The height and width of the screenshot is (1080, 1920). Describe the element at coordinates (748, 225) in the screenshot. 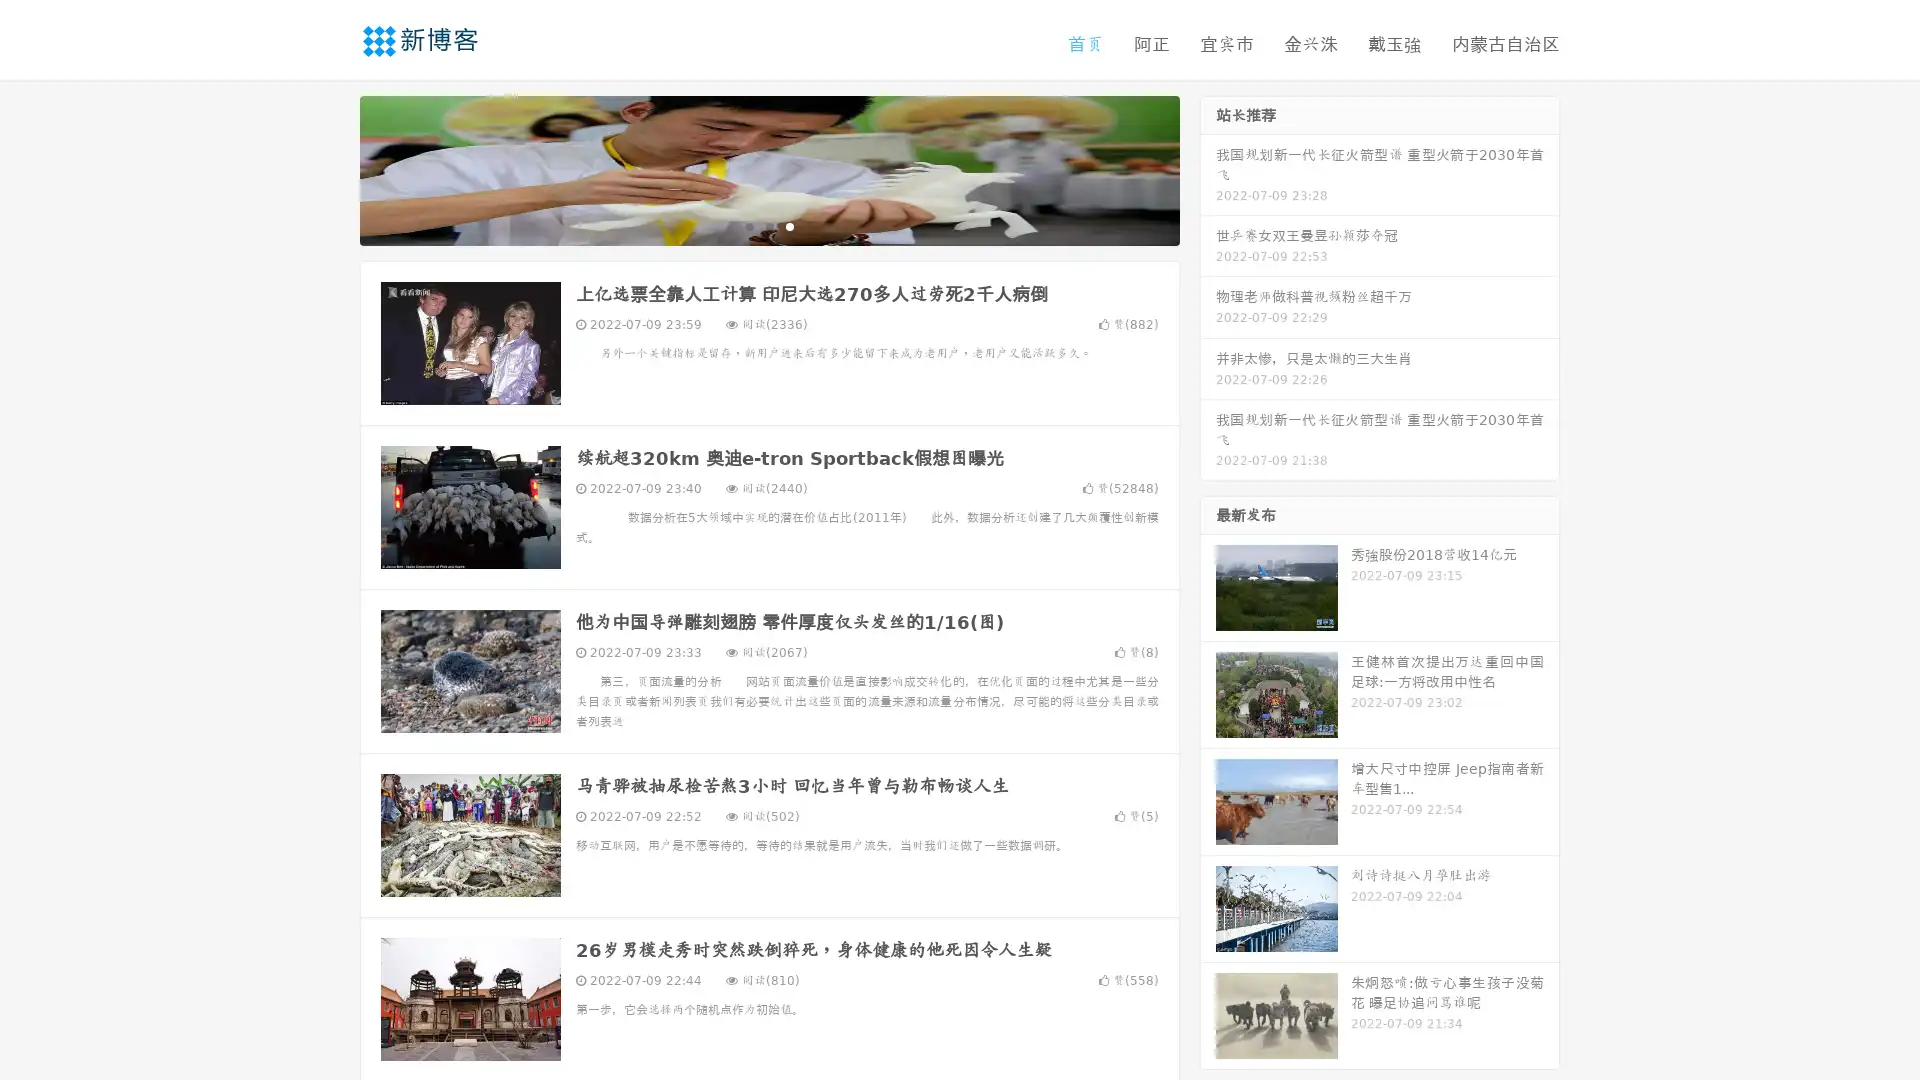

I see `Go to slide 1` at that location.